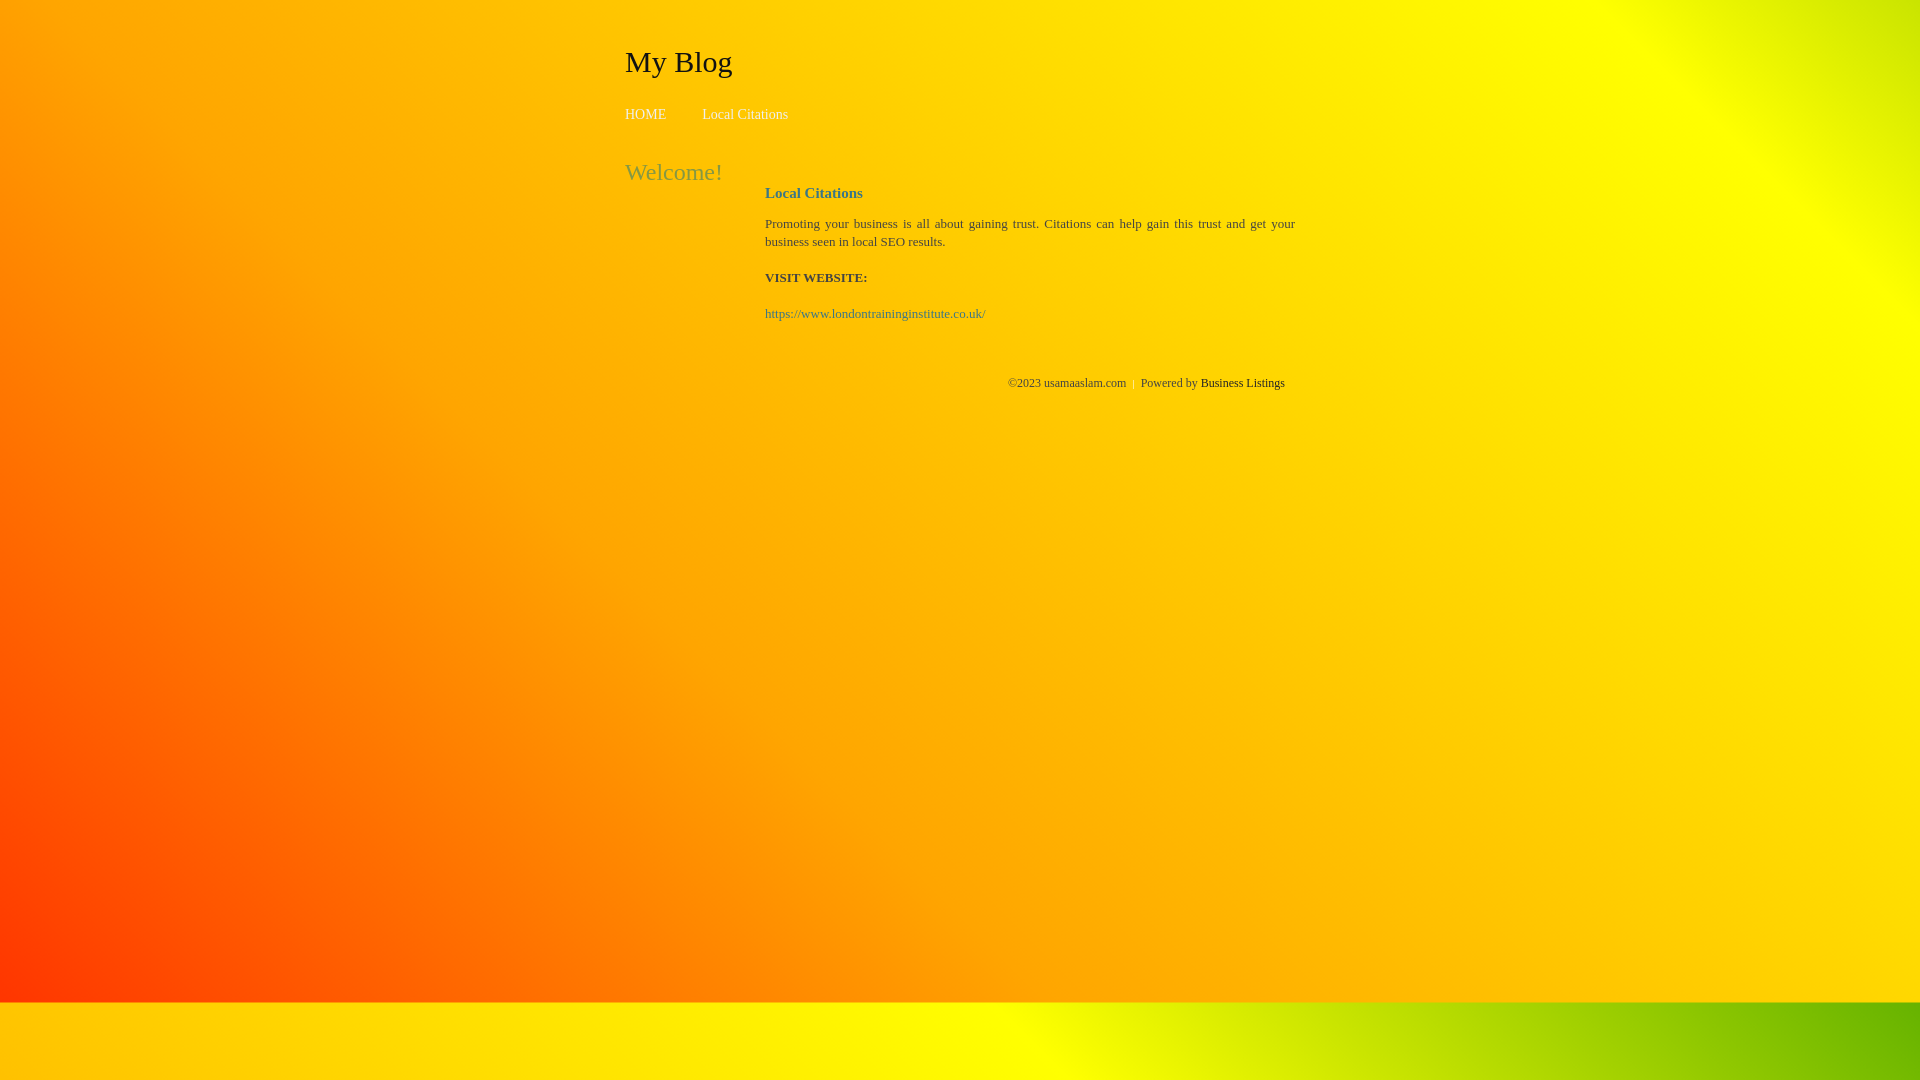 This screenshot has height=1080, width=1920. Describe the element at coordinates (743, 114) in the screenshot. I see `'Local Citations'` at that location.